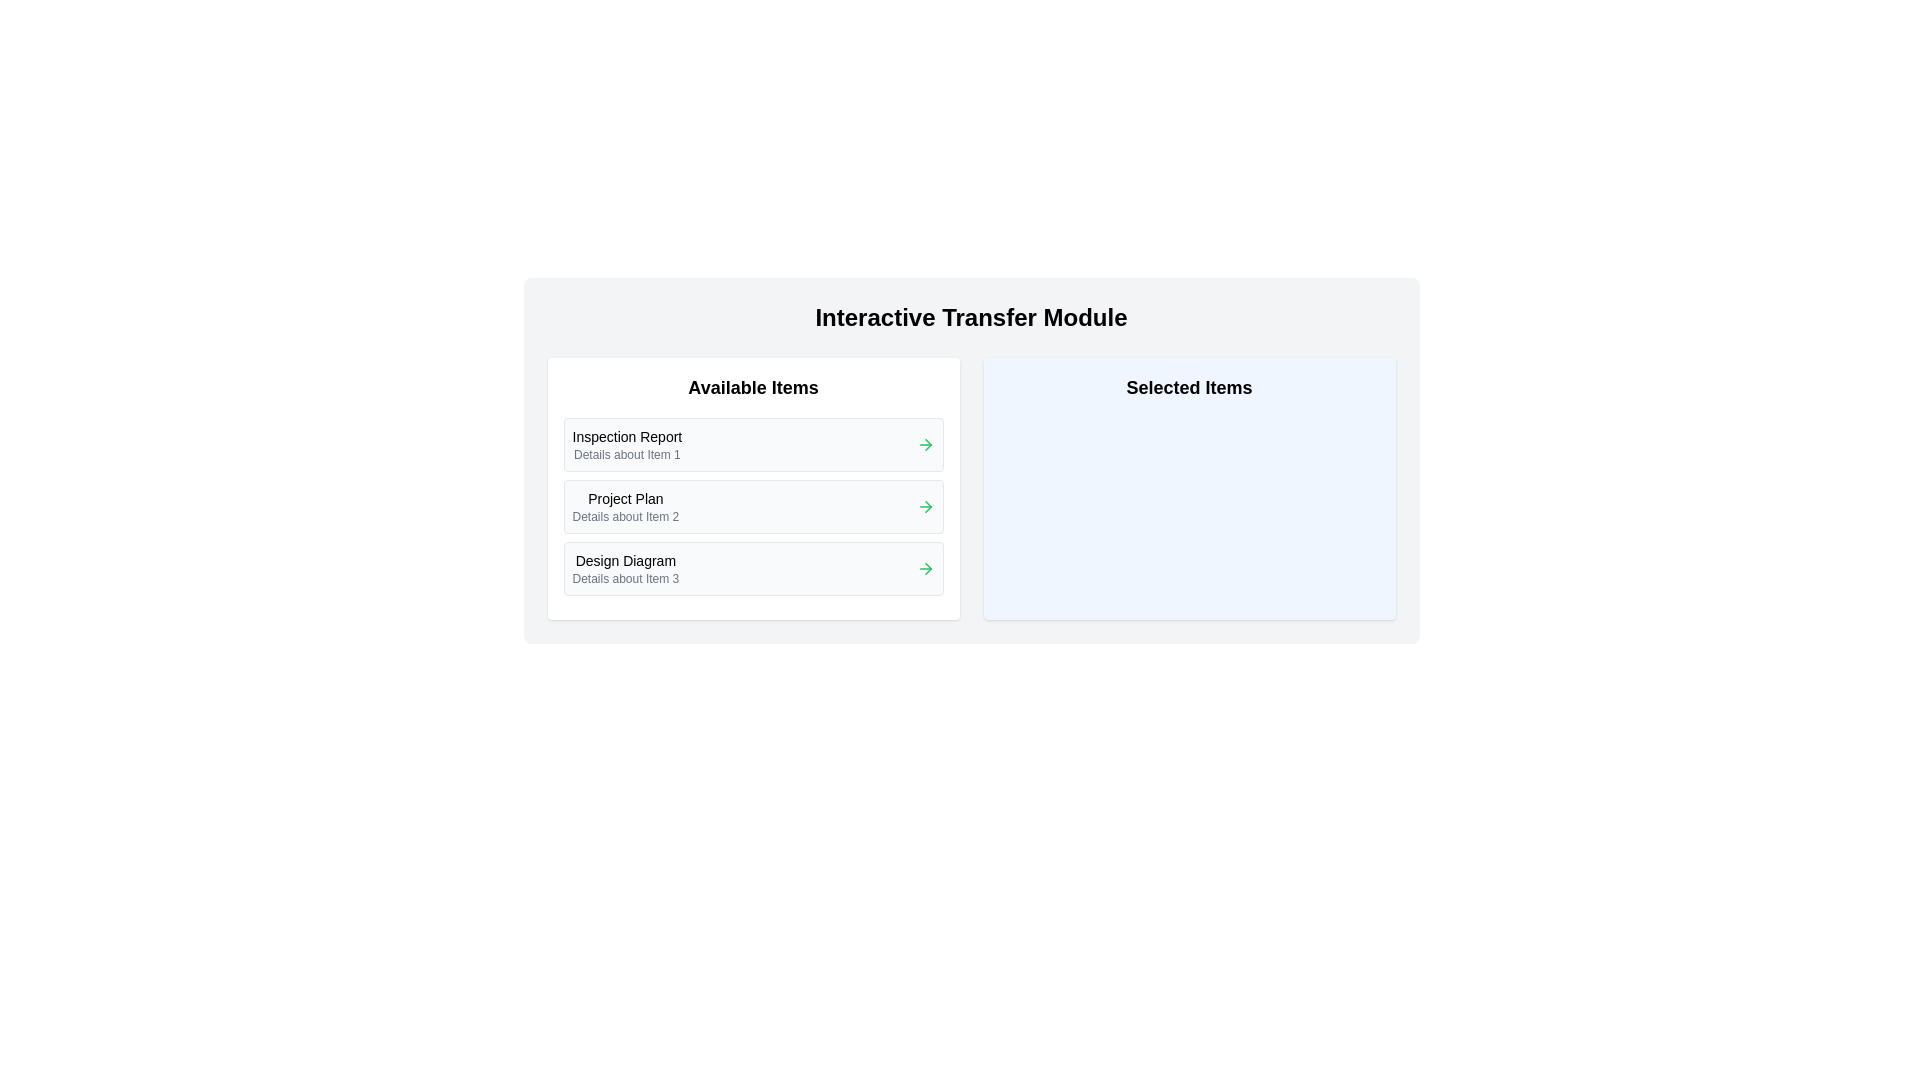  Describe the element at coordinates (924, 505) in the screenshot. I see `the green arrow icon button located to the right of the 'Project Plan' item in the 'Available Items' section` at that location.